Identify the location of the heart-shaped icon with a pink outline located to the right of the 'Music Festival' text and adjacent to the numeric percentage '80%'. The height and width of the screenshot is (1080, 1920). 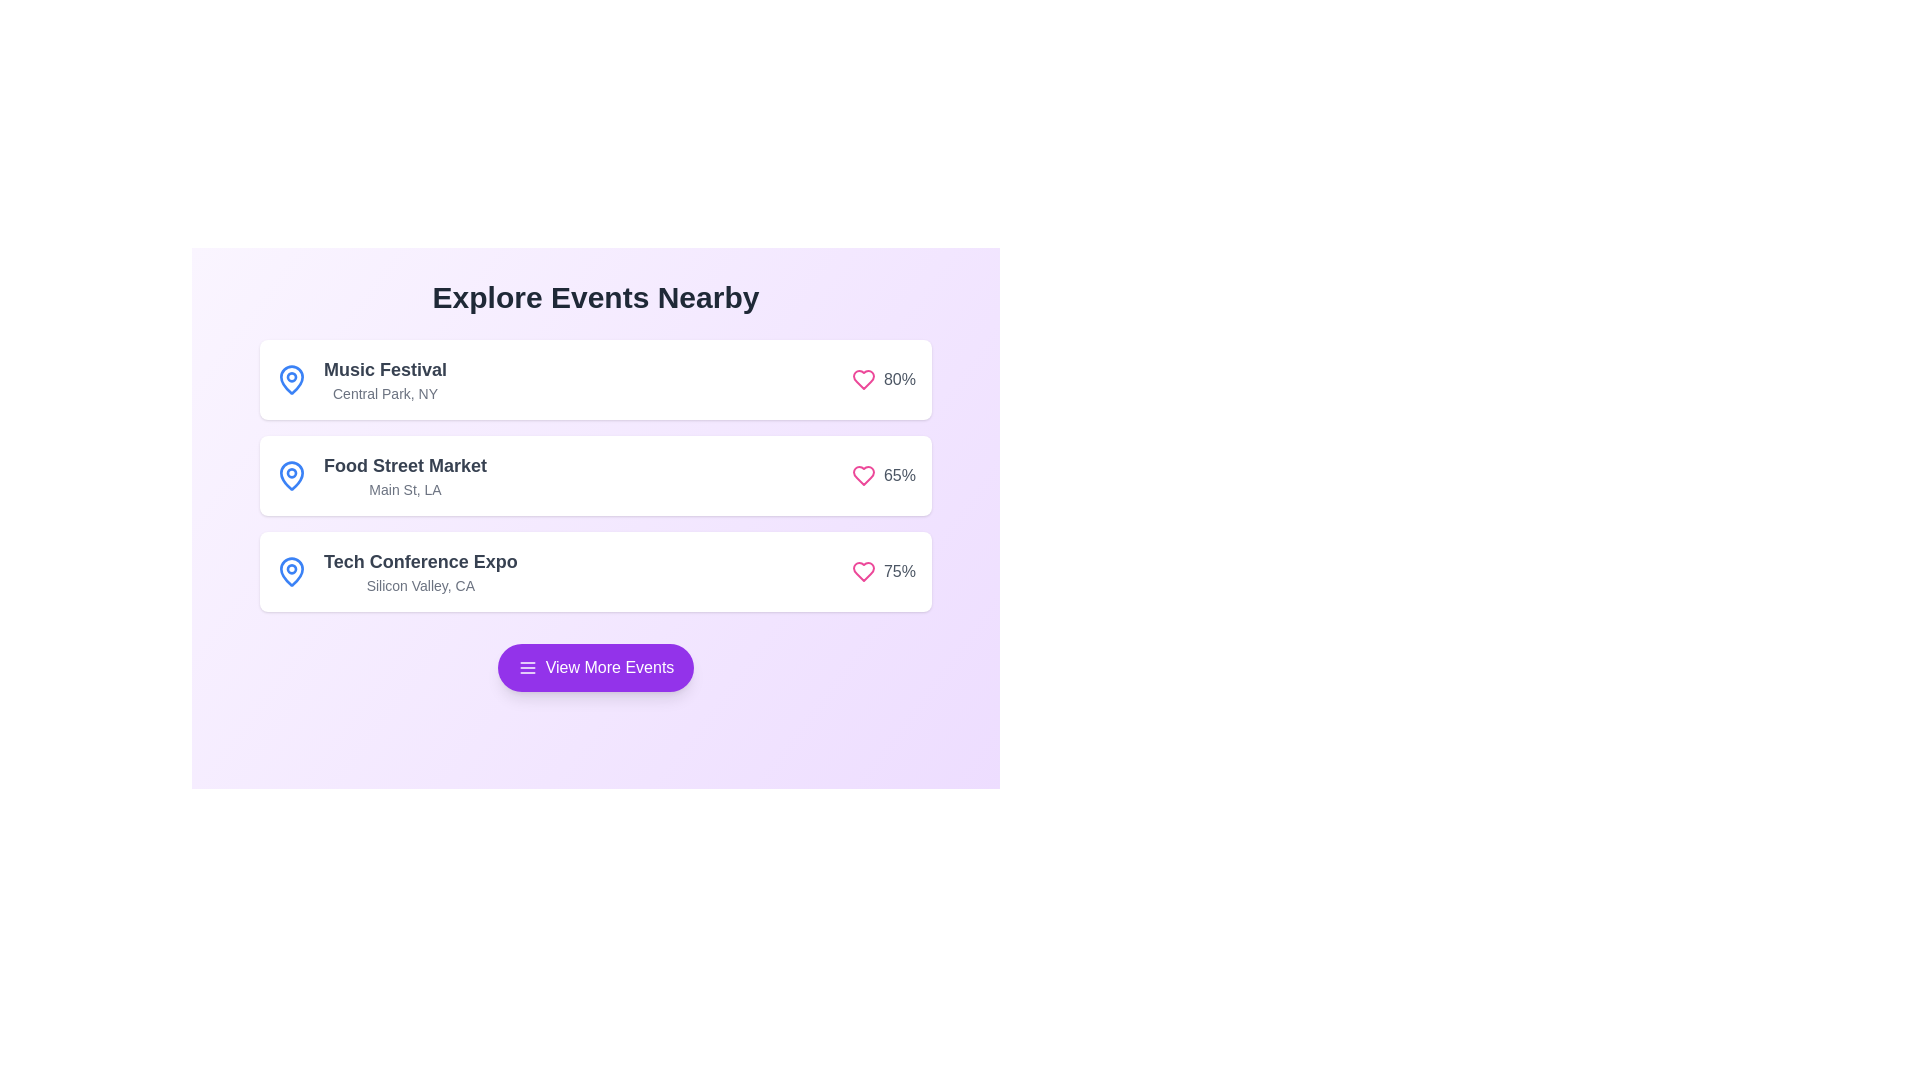
(864, 380).